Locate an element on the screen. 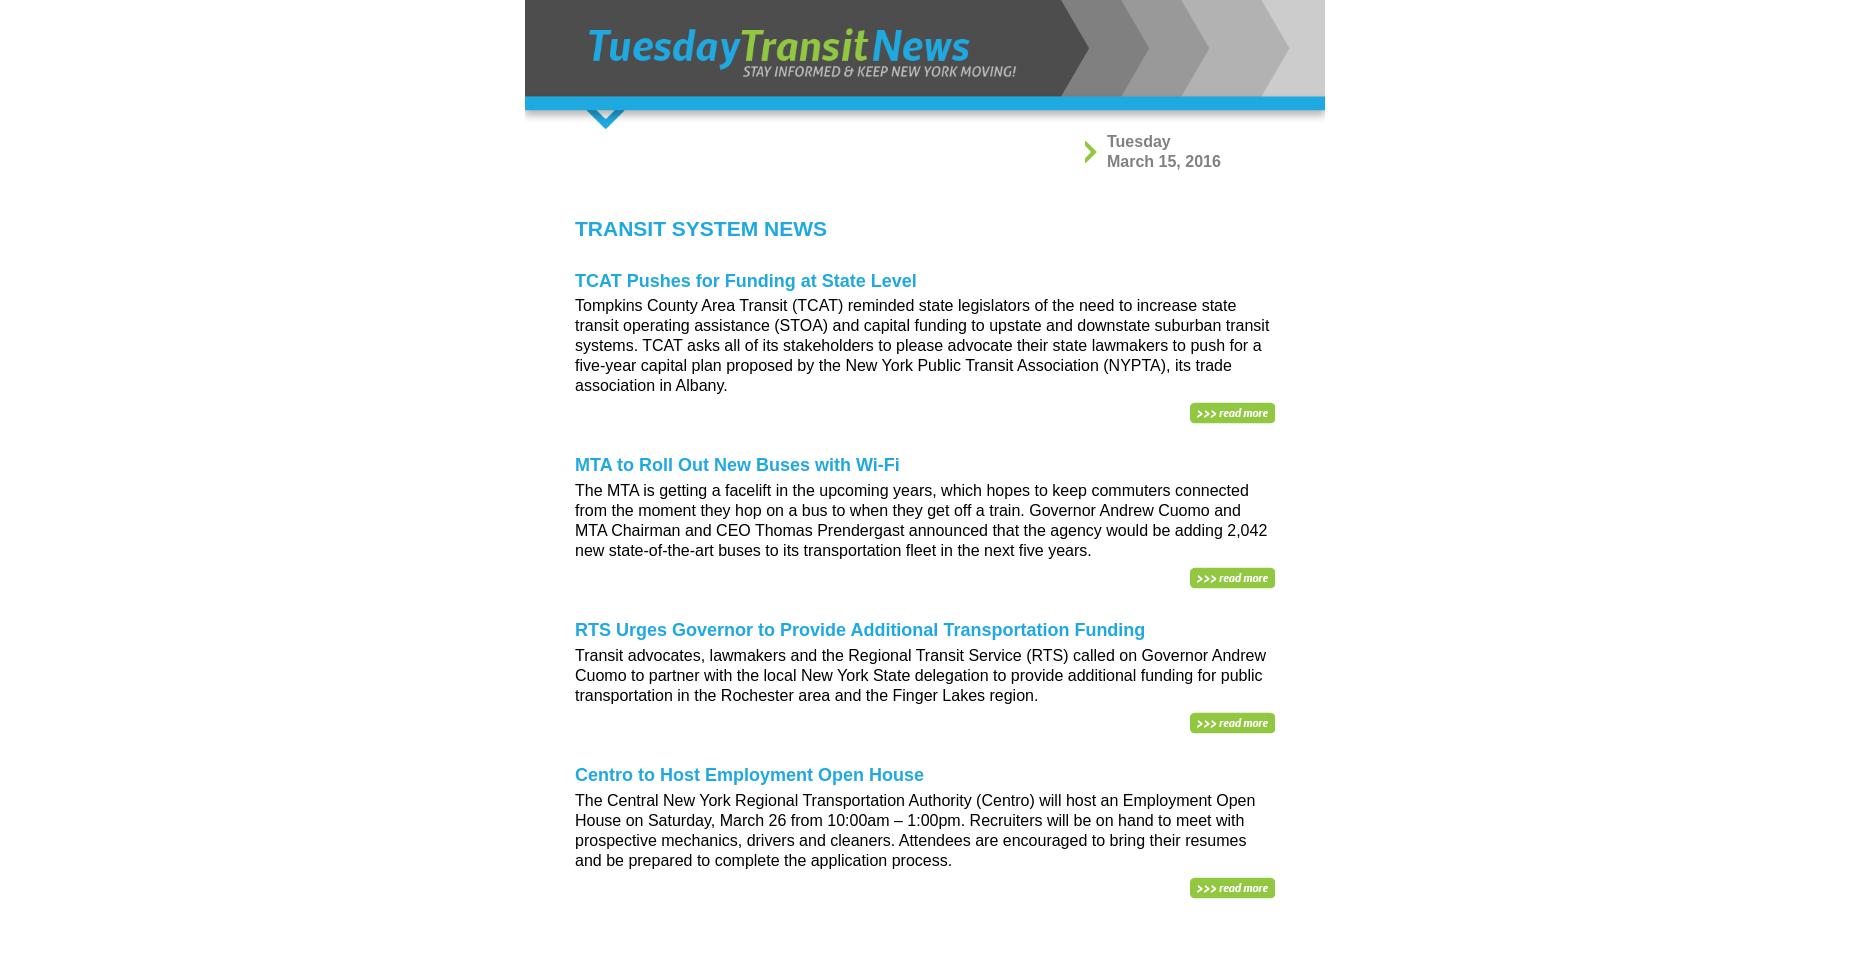  'TRANSIT SYSTEM NEWS' is located at coordinates (574, 227).